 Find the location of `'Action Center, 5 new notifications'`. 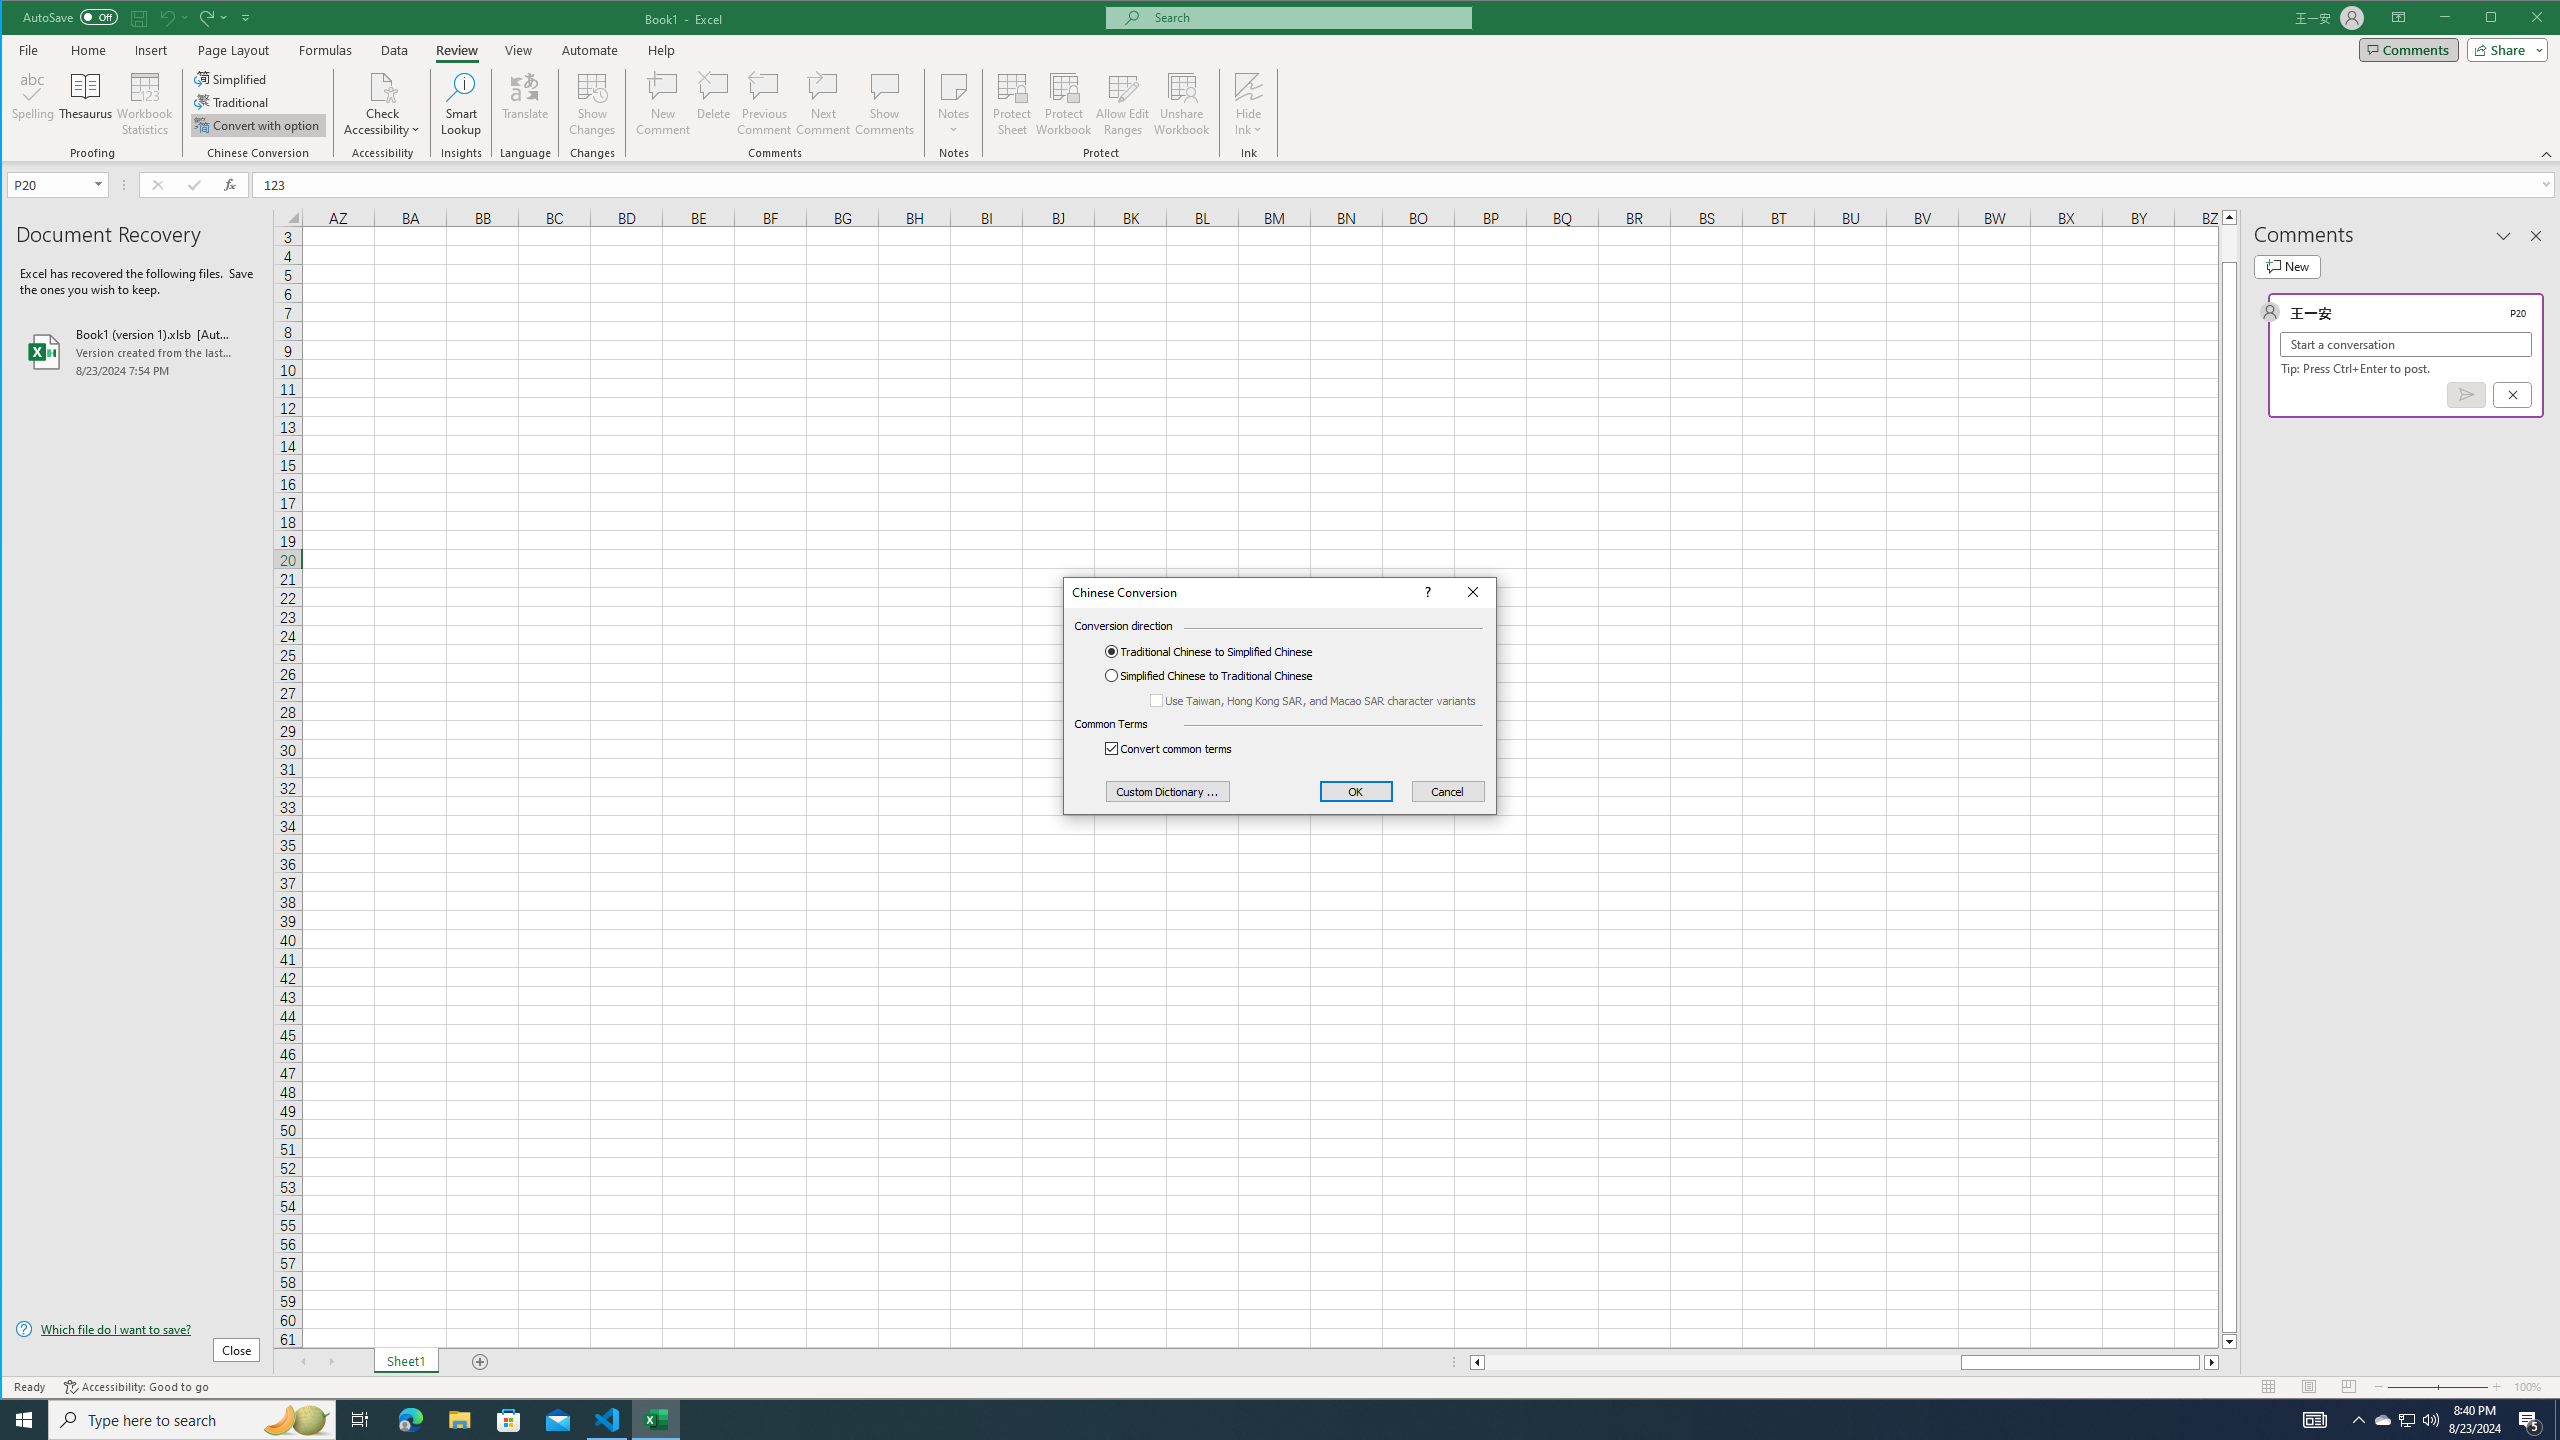

'Action Center, 5 new notifications' is located at coordinates (2530, 1418).